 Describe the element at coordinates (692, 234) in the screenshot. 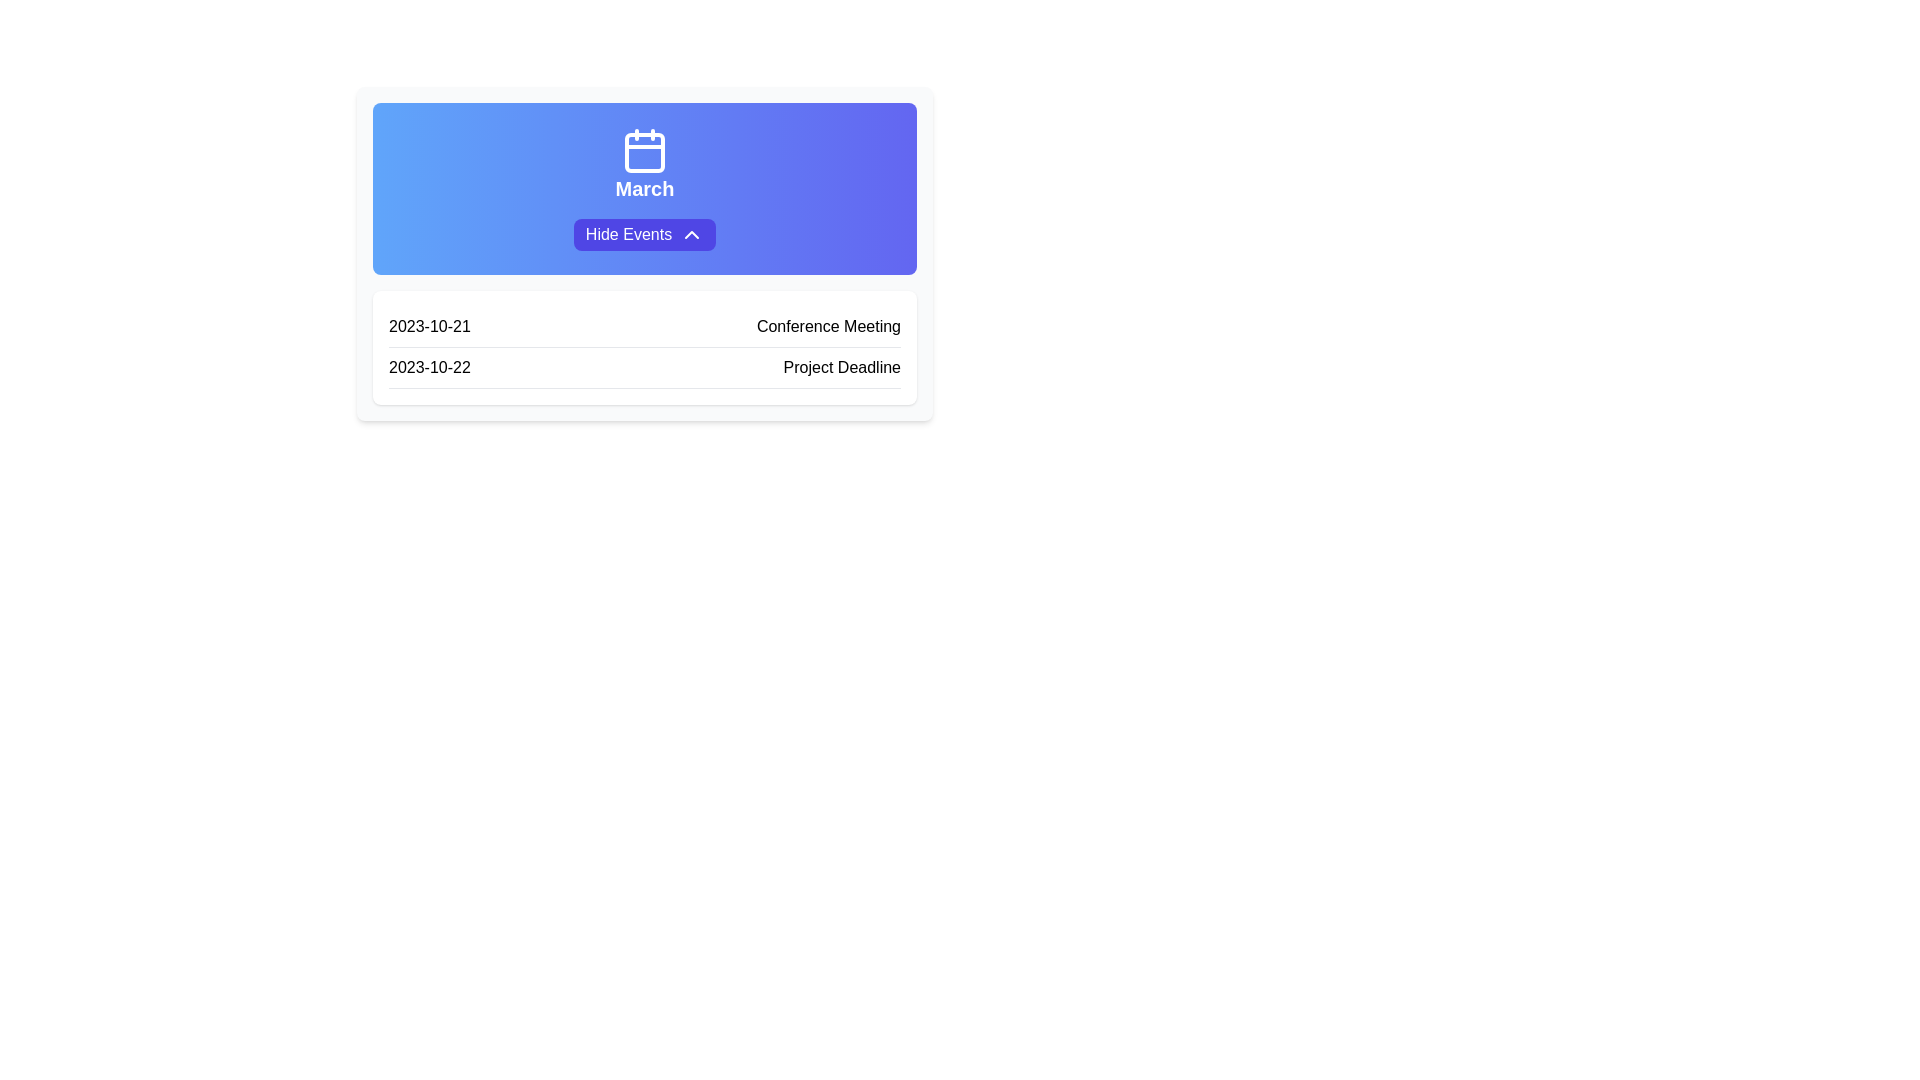

I see `the upward-pointing chevron icon located within the 'Hide Events' button, which has a blue background and is positioned below the 'March' header` at that location.